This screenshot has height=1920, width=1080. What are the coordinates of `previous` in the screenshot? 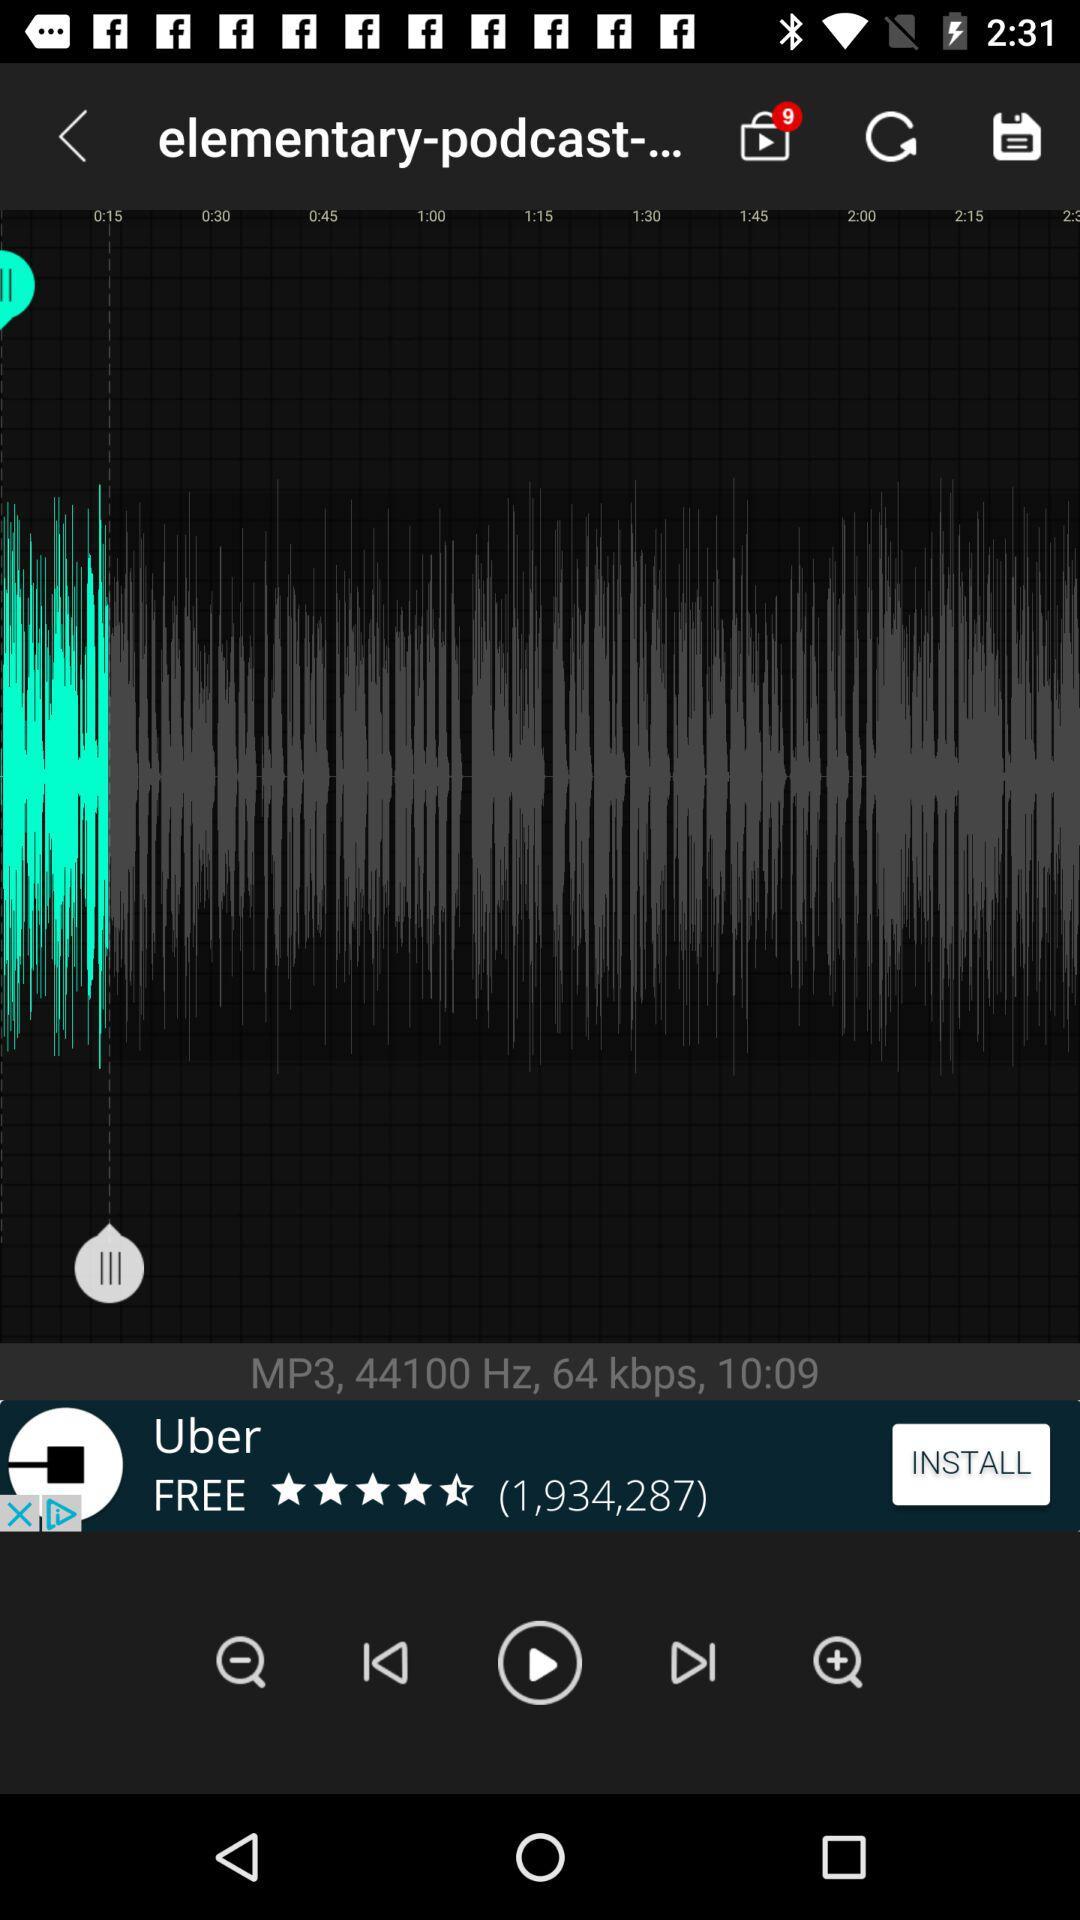 It's located at (386, 1662).